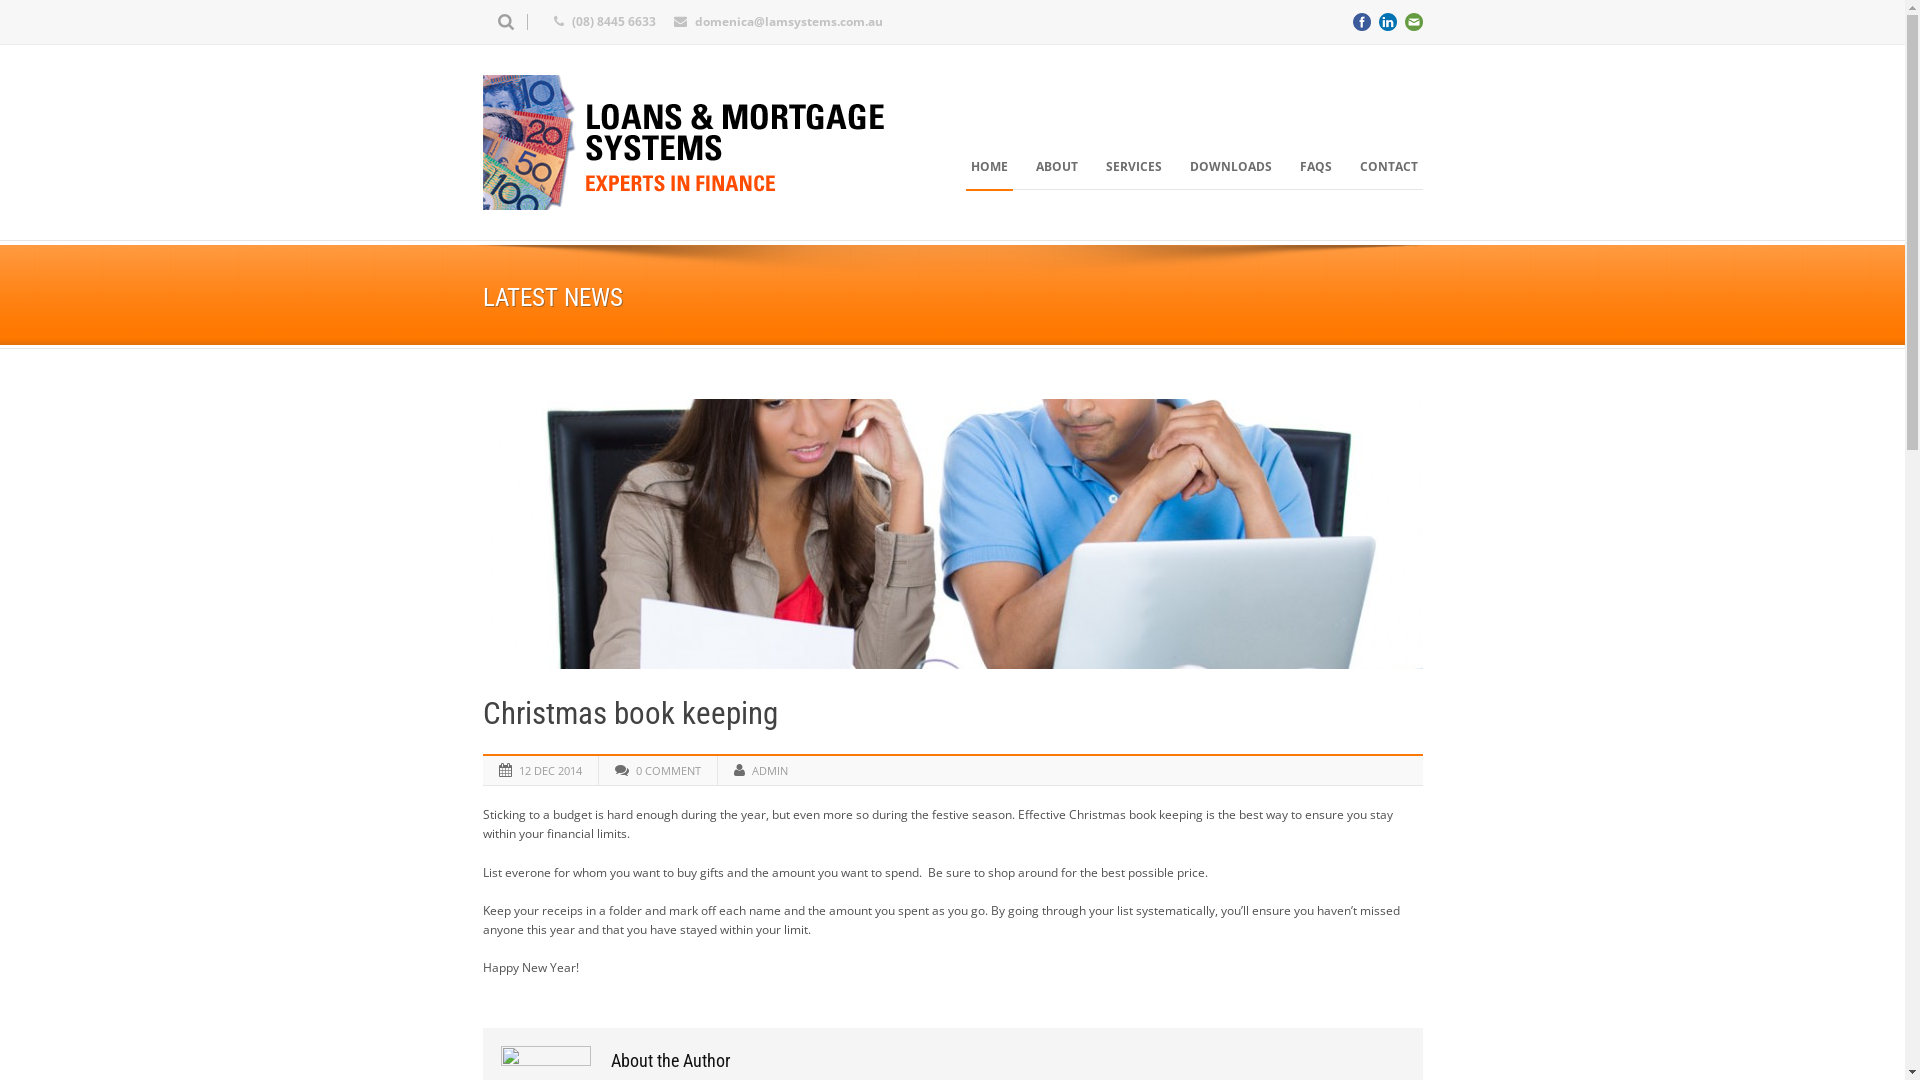  What do you see at coordinates (668, 769) in the screenshot?
I see `'0 COMMENT'` at bounding box center [668, 769].